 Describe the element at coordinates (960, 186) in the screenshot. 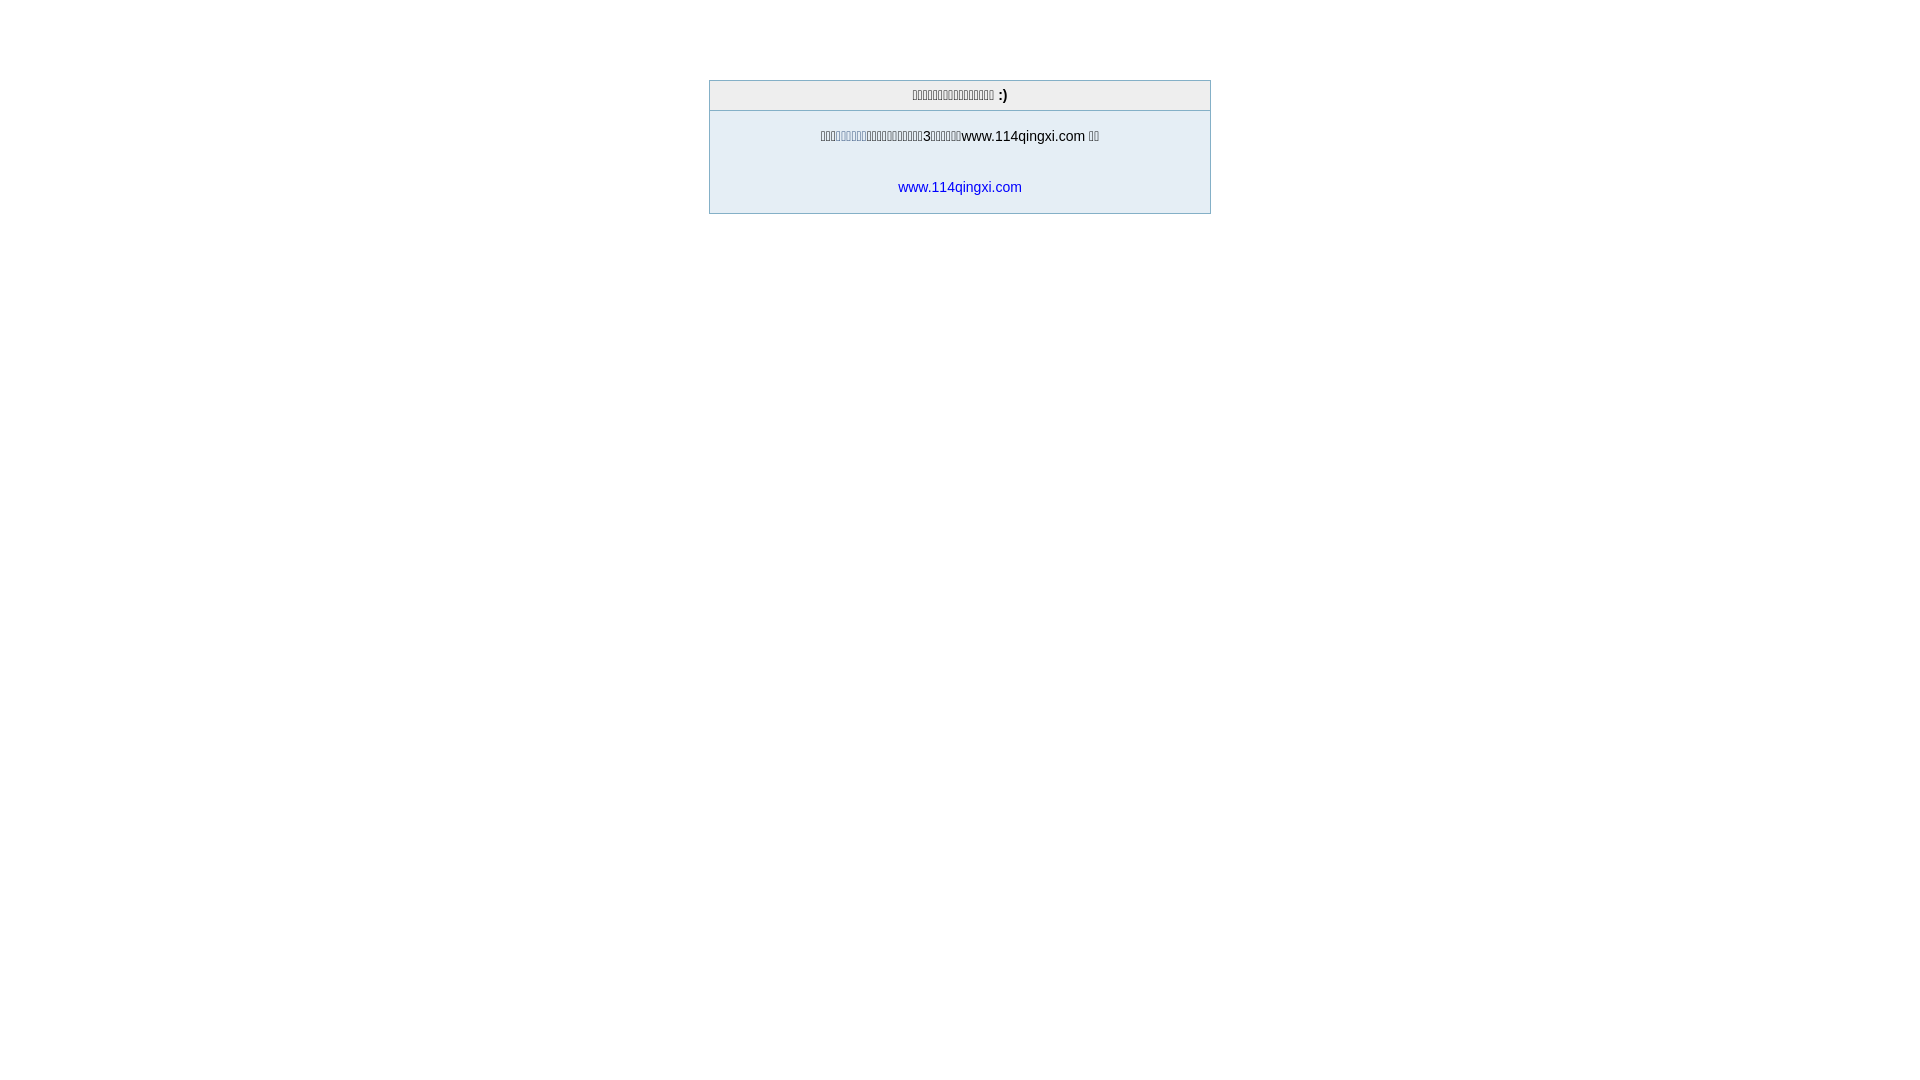

I see `'www.114qingxi.com'` at that location.